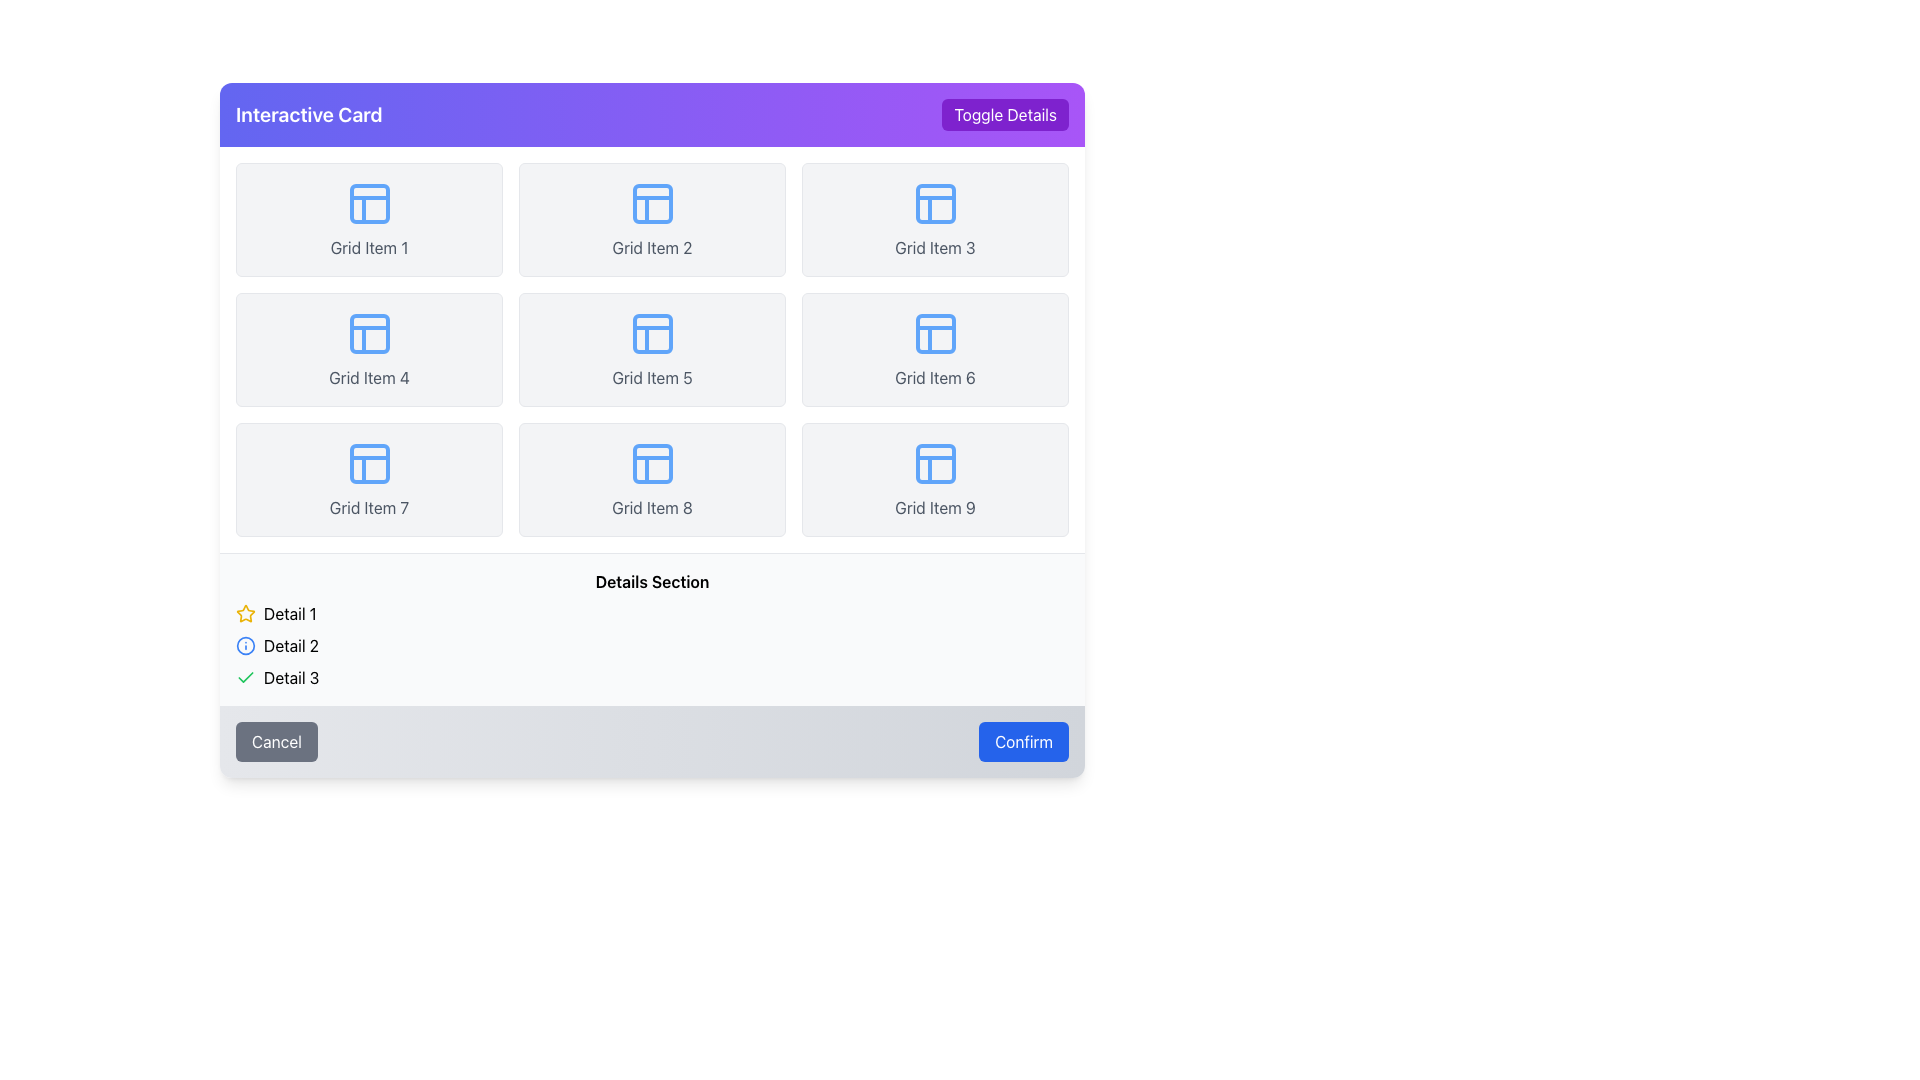 This screenshot has width=1920, height=1080. What do you see at coordinates (244, 677) in the screenshot?
I see `the status indication icon located to the left of the 'Detail 3' text in the 'Details Section'` at bounding box center [244, 677].